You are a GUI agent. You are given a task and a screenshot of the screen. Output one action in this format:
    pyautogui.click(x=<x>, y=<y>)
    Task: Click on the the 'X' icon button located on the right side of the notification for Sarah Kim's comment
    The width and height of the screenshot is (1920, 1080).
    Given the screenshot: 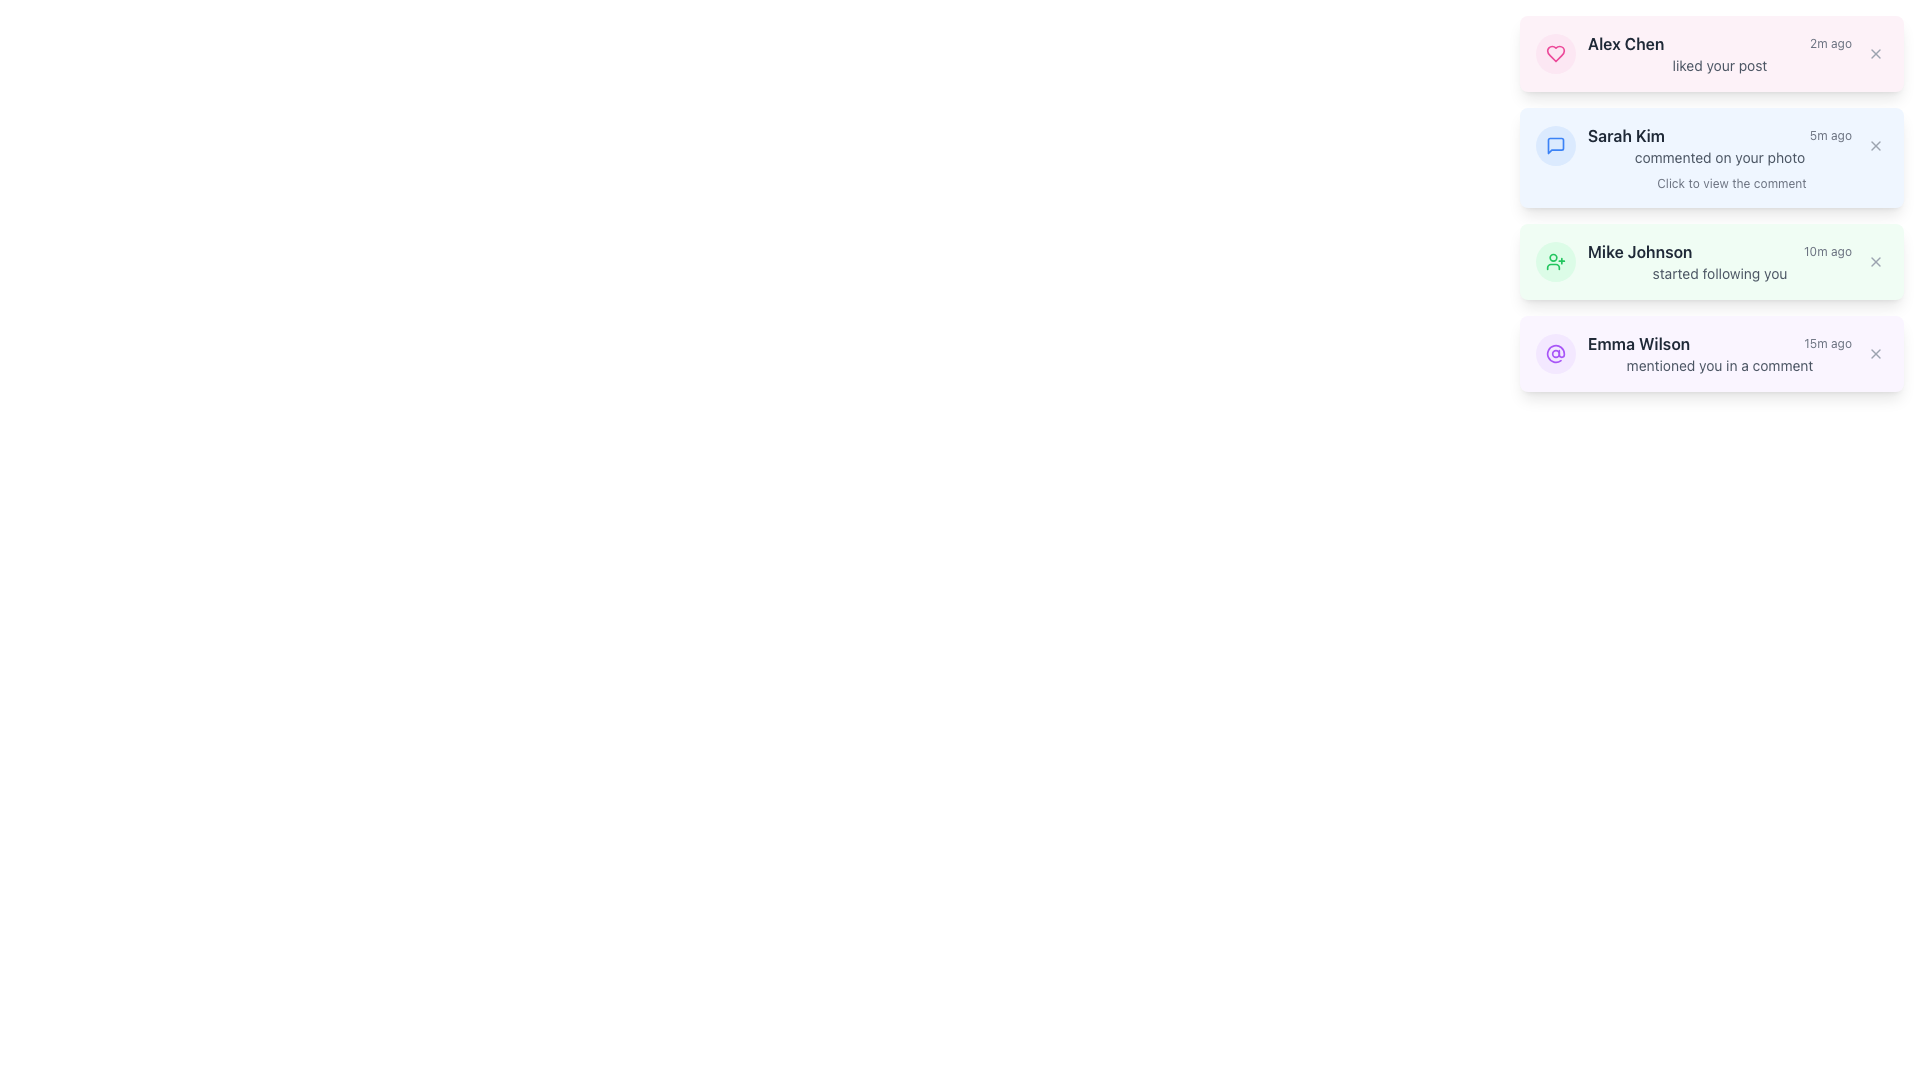 What is the action you would take?
    pyautogui.click(x=1875, y=145)
    